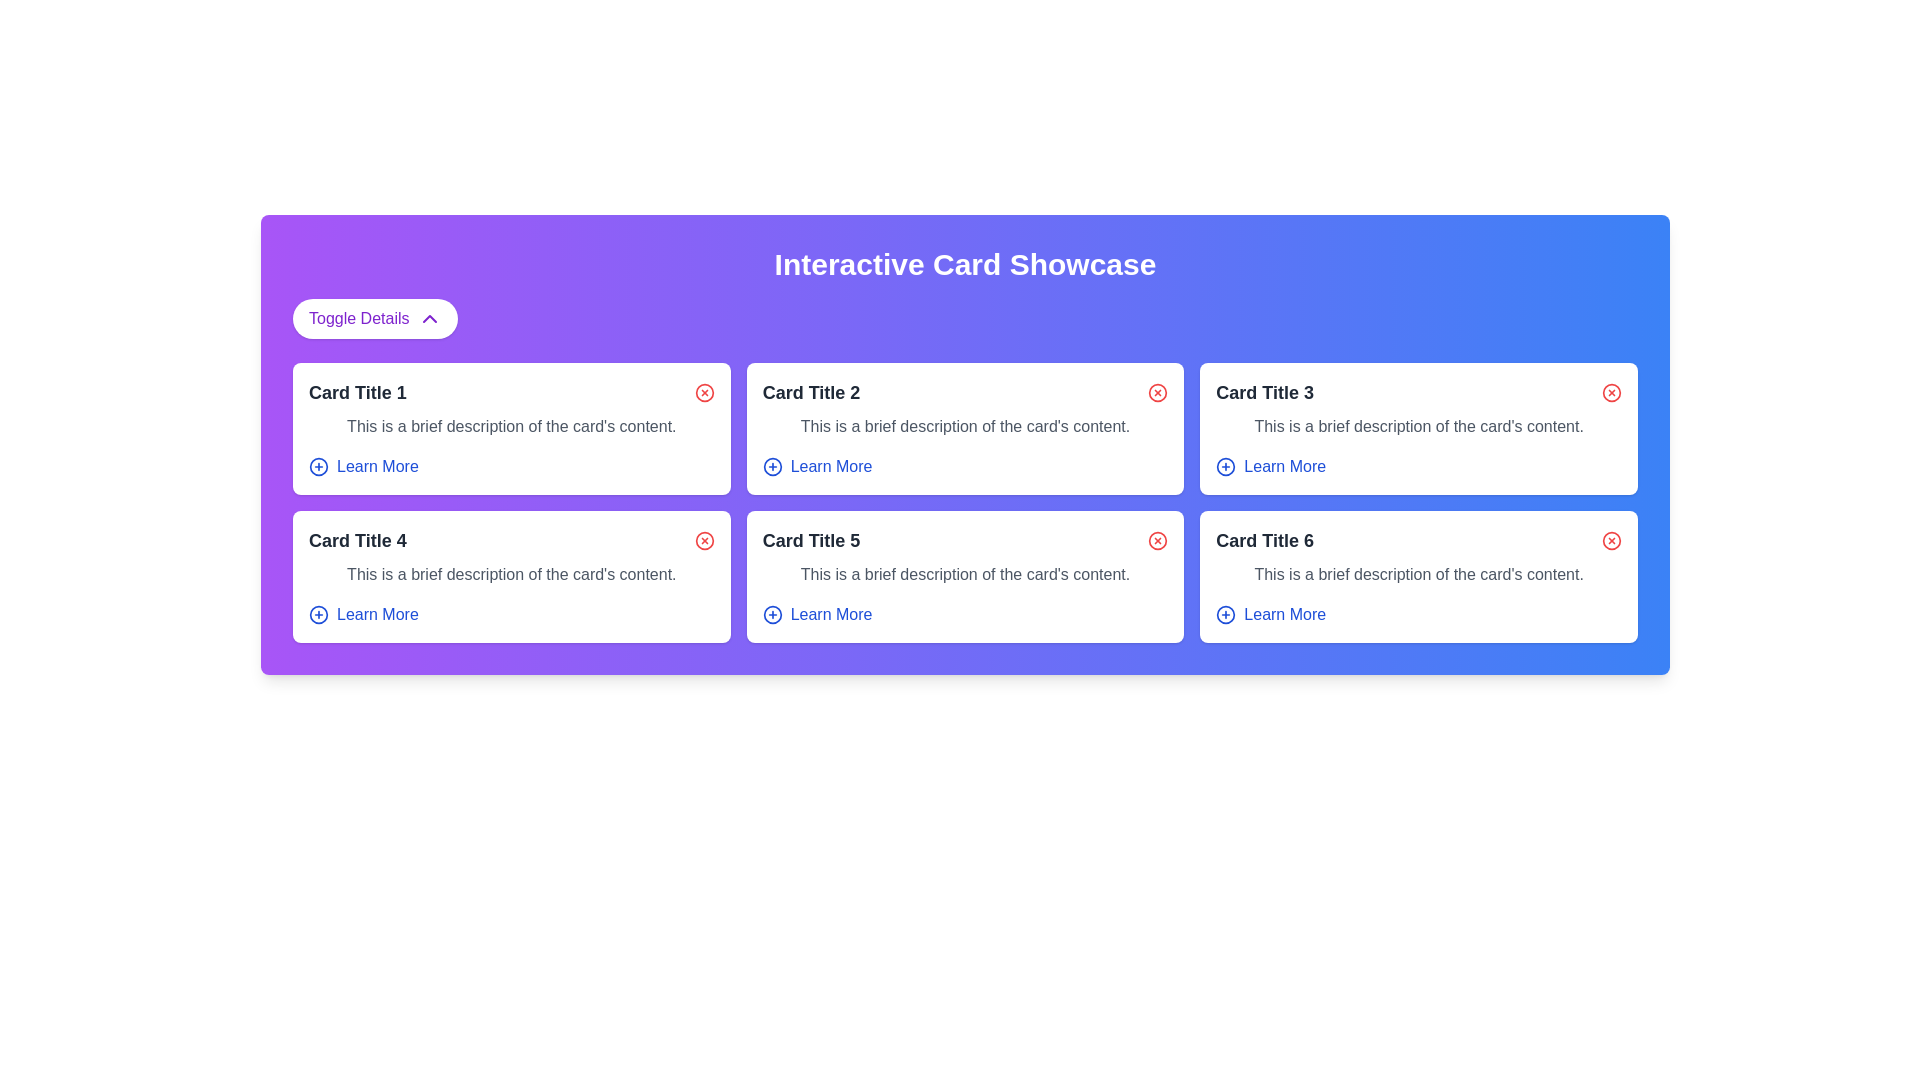 Image resolution: width=1920 pixels, height=1080 pixels. What do you see at coordinates (704, 393) in the screenshot?
I see `the icon button located at the top-right corner of 'Card Title 1'` at bounding box center [704, 393].